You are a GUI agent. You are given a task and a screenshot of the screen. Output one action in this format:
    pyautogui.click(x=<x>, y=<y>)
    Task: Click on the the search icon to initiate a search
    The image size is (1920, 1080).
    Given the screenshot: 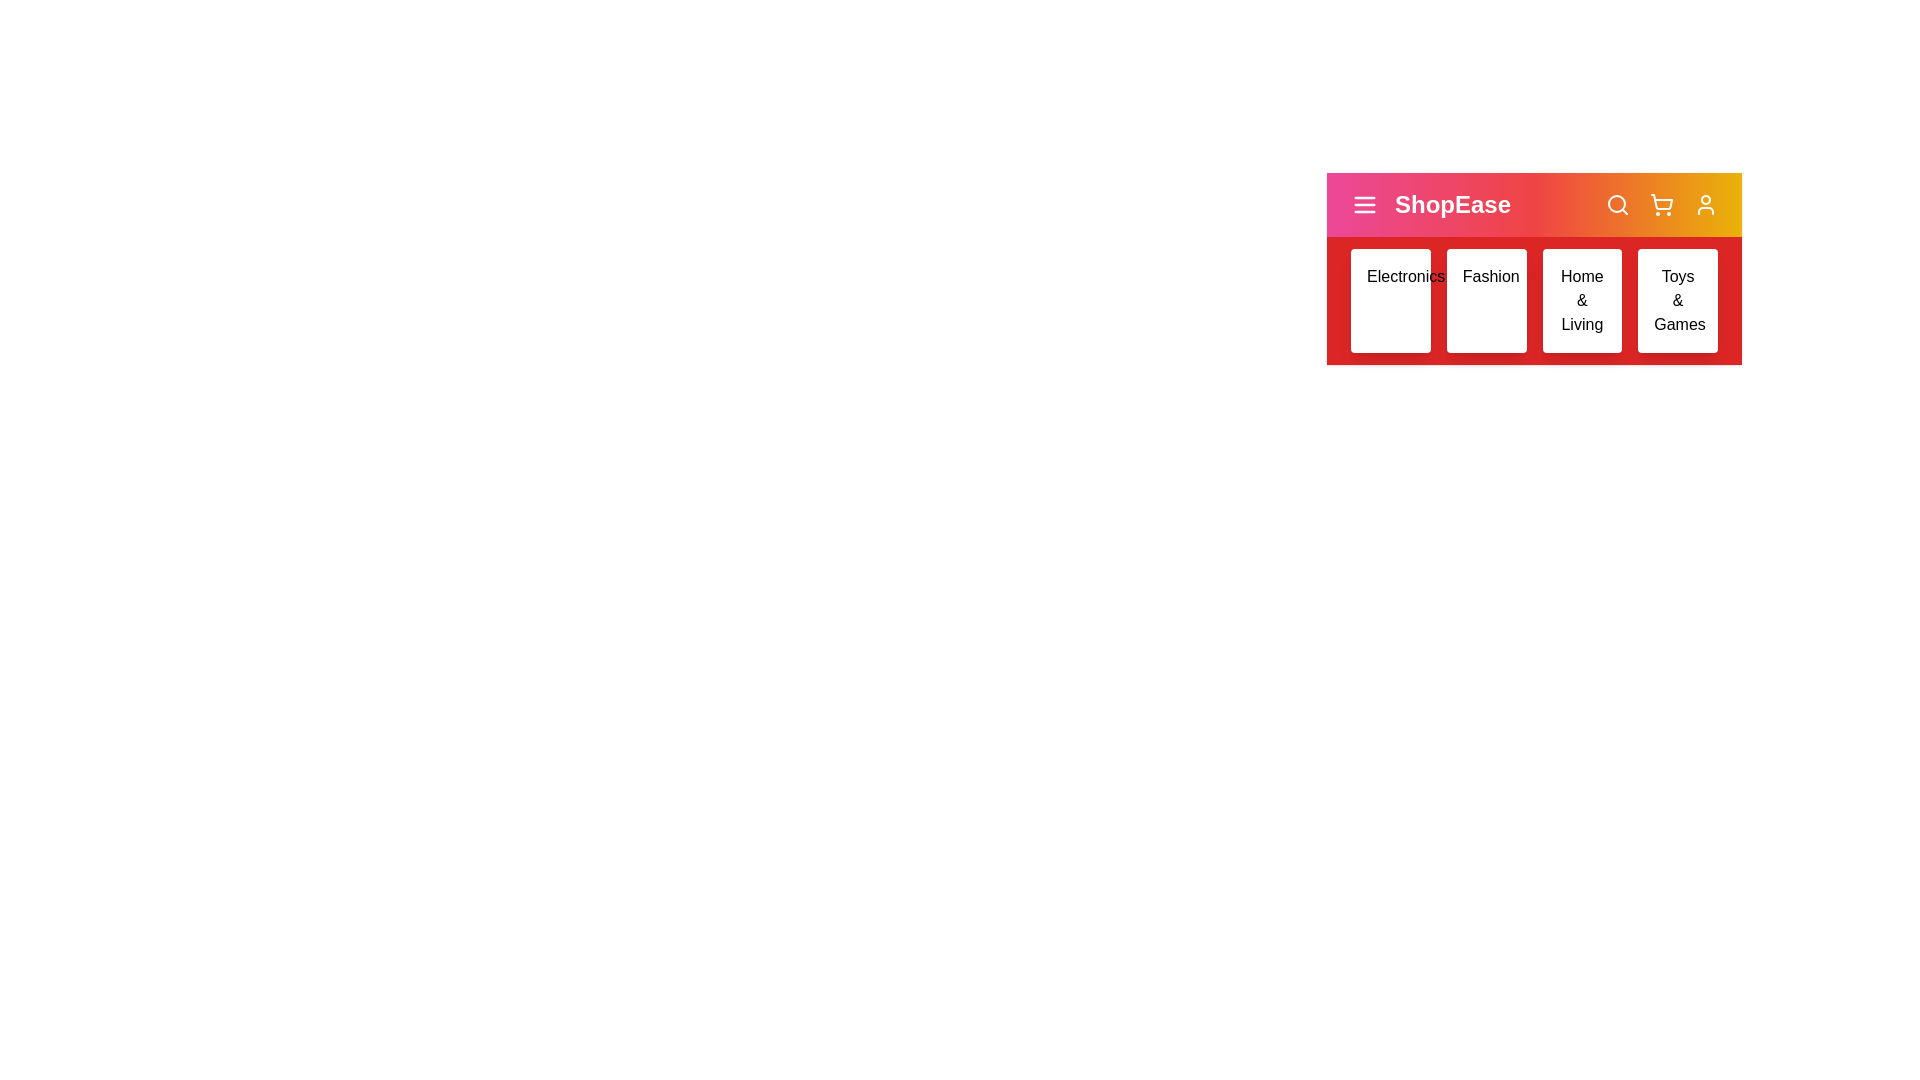 What is the action you would take?
    pyautogui.click(x=1617, y=204)
    